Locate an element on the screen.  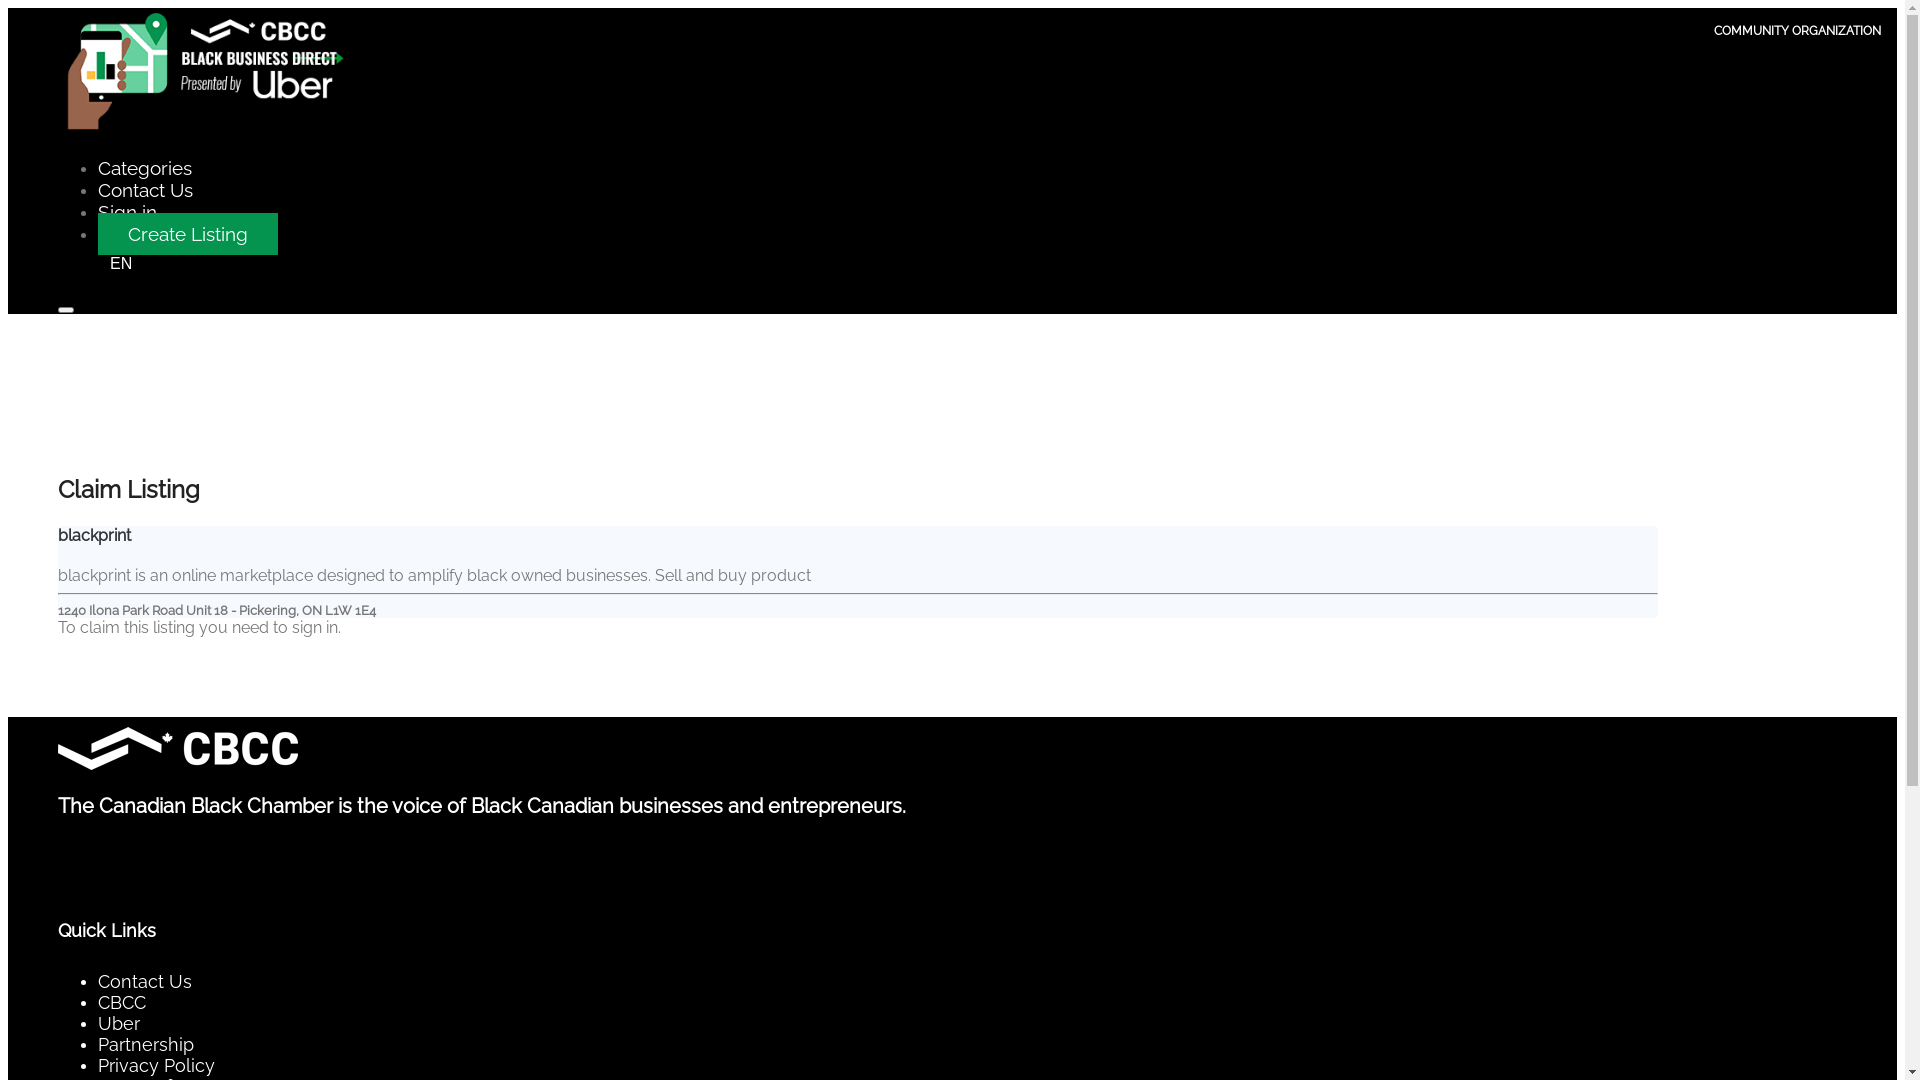
'CBCC' is located at coordinates (96, 1002).